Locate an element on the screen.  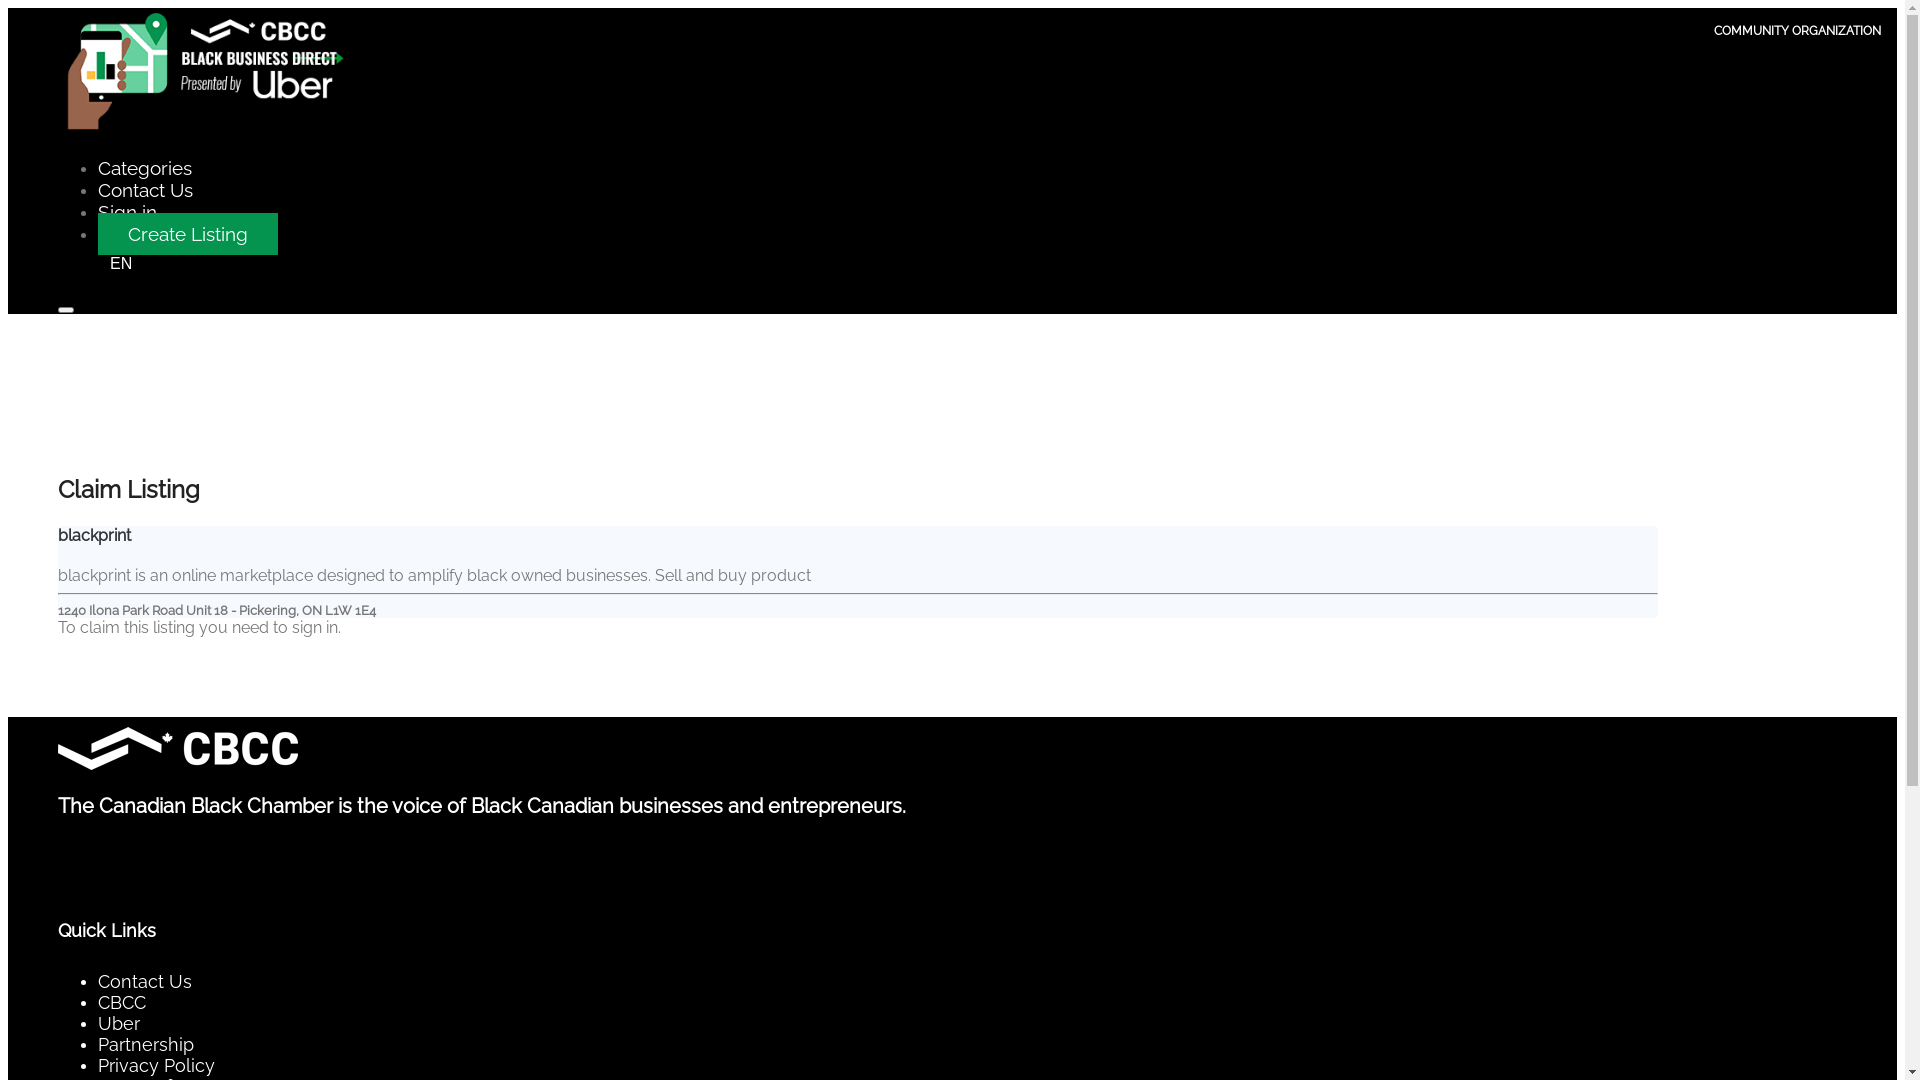
'CBCC' is located at coordinates (96, 1002).